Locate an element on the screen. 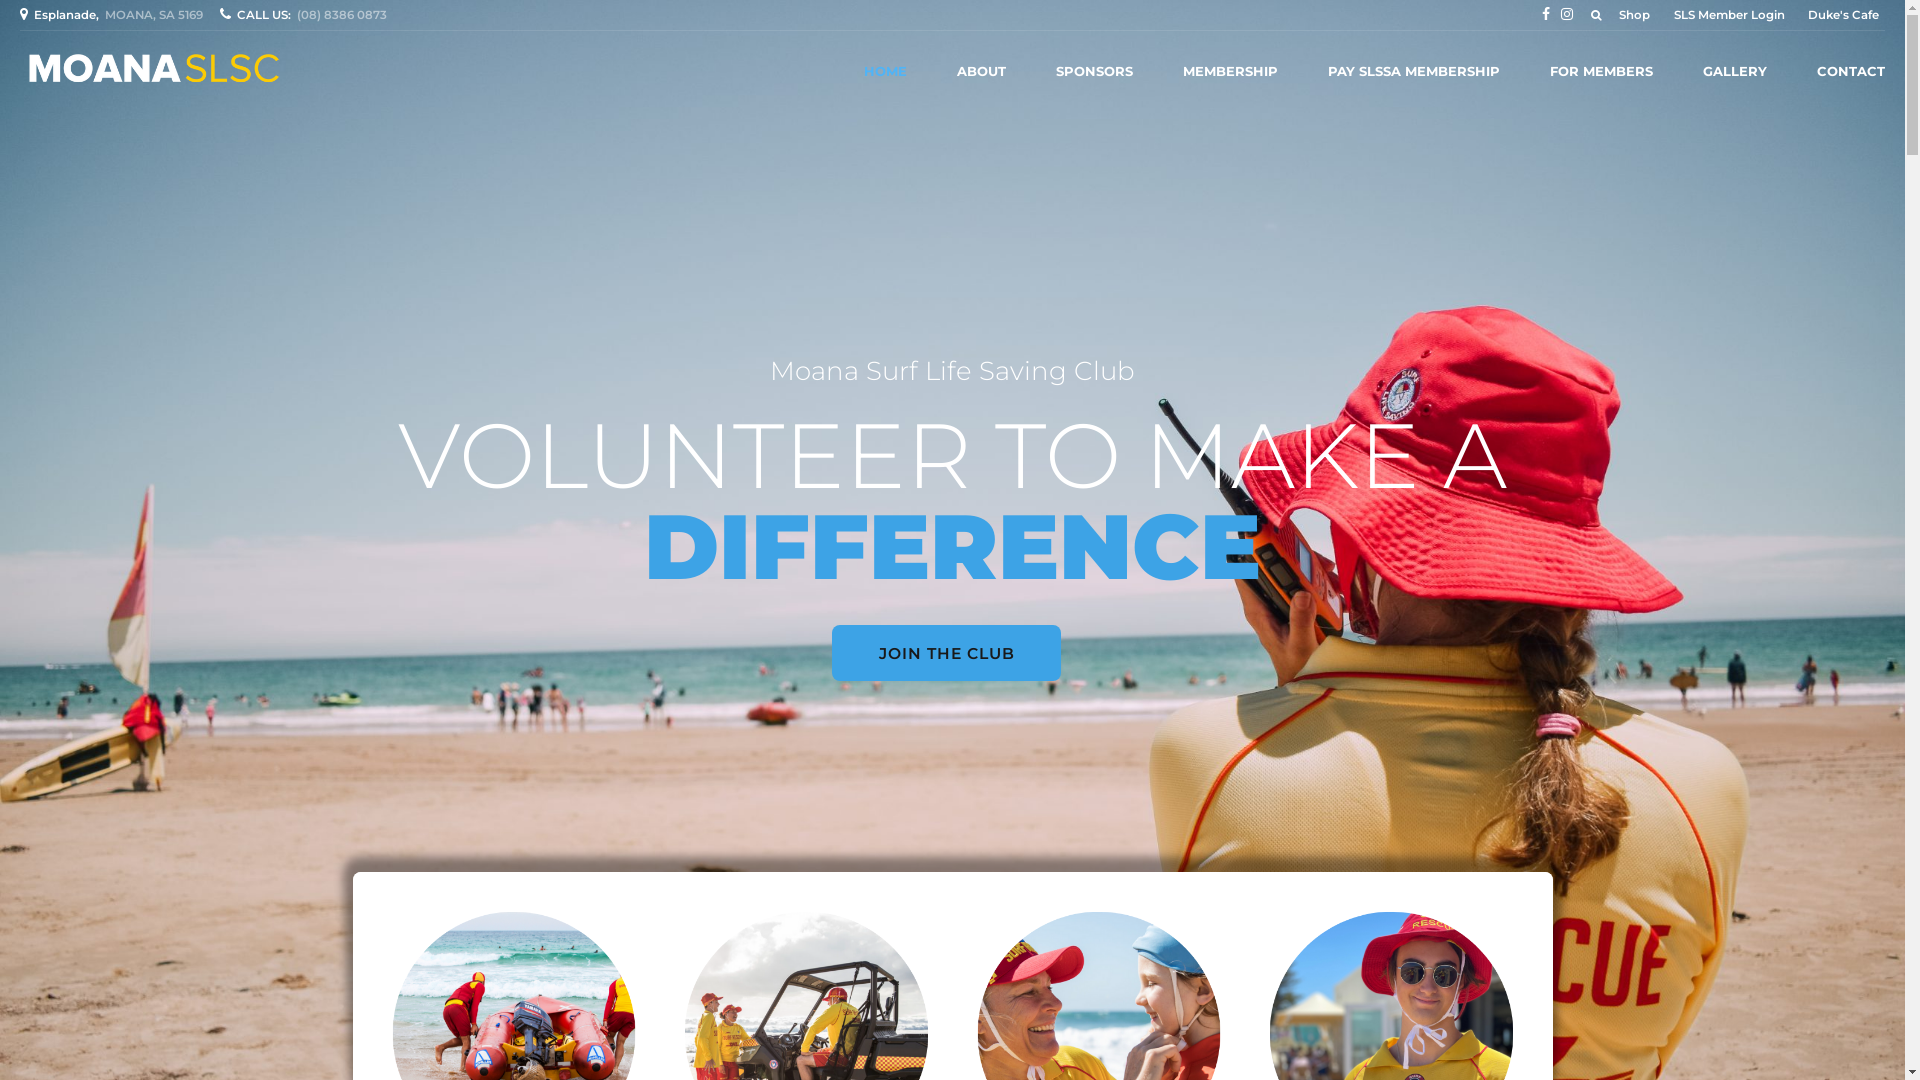  'CONTACT' is located at coordinates (1817, 69).